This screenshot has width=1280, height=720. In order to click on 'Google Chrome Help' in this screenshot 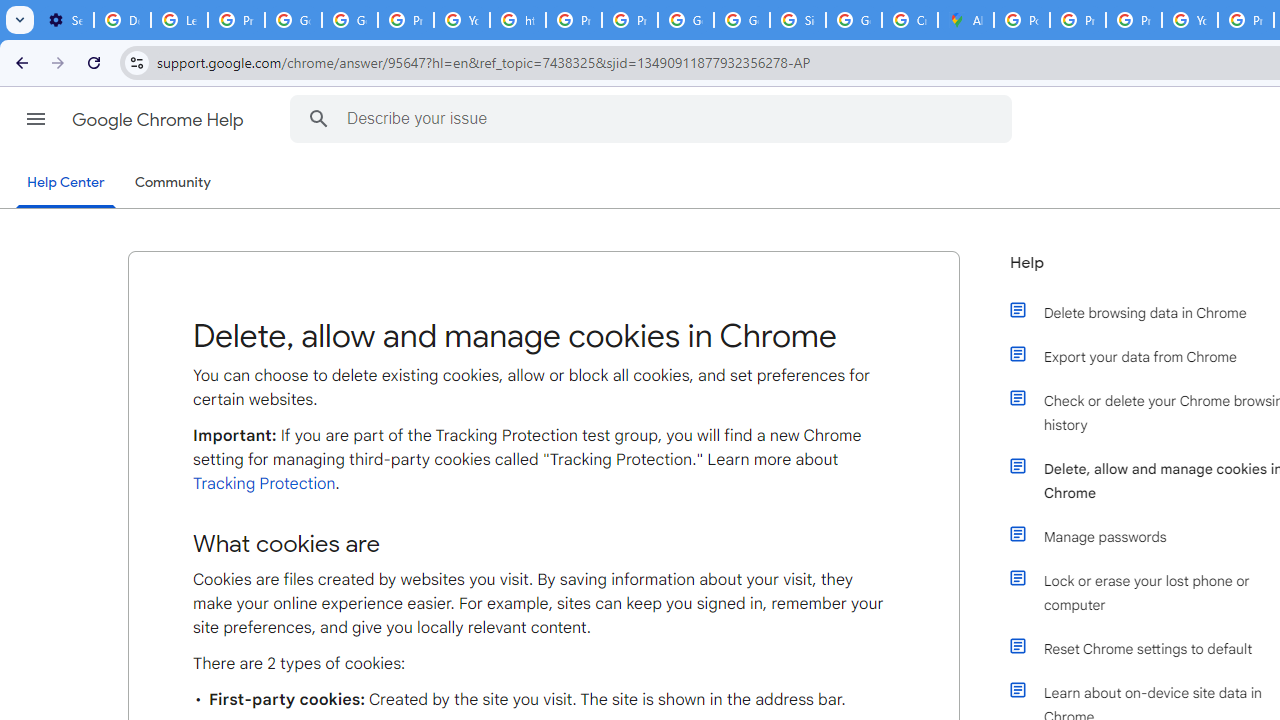, I will do `click(160, 119)`.